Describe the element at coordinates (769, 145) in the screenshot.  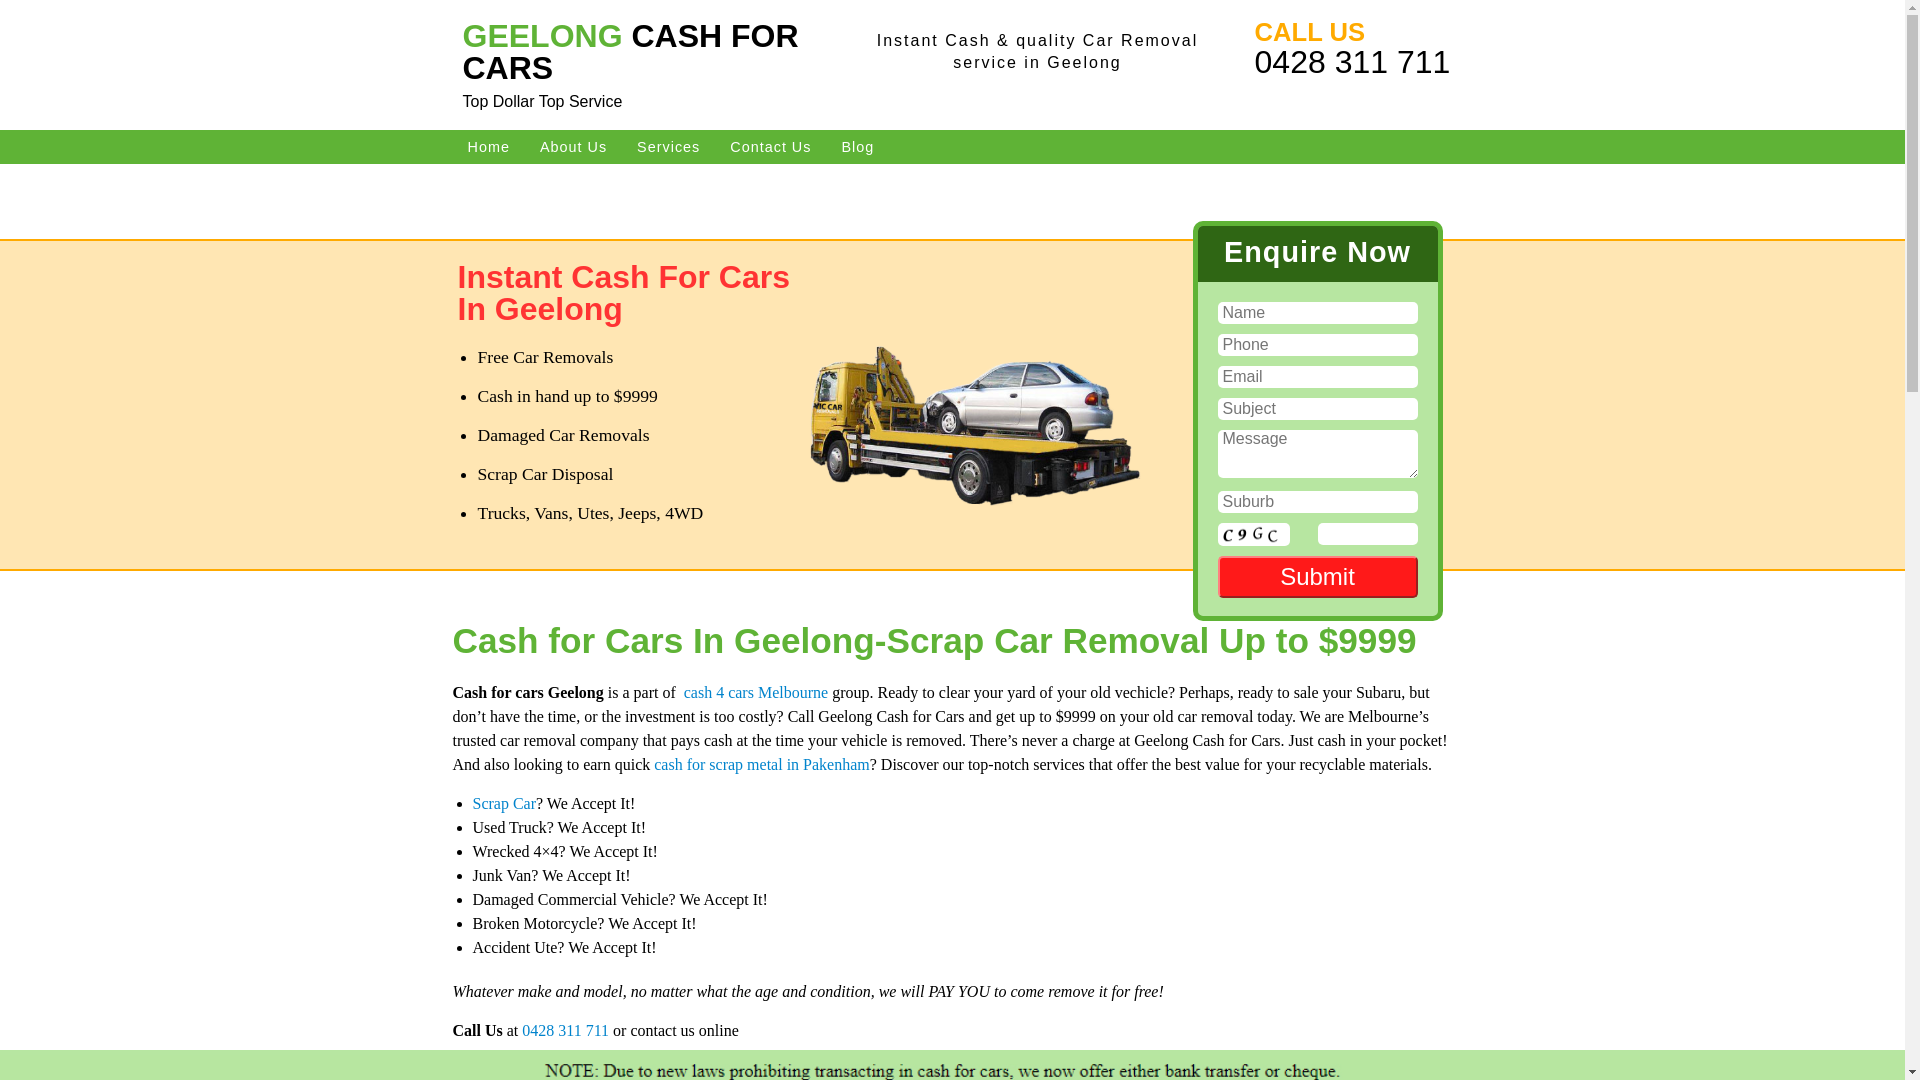
I see `'Contact Us'` at that location.